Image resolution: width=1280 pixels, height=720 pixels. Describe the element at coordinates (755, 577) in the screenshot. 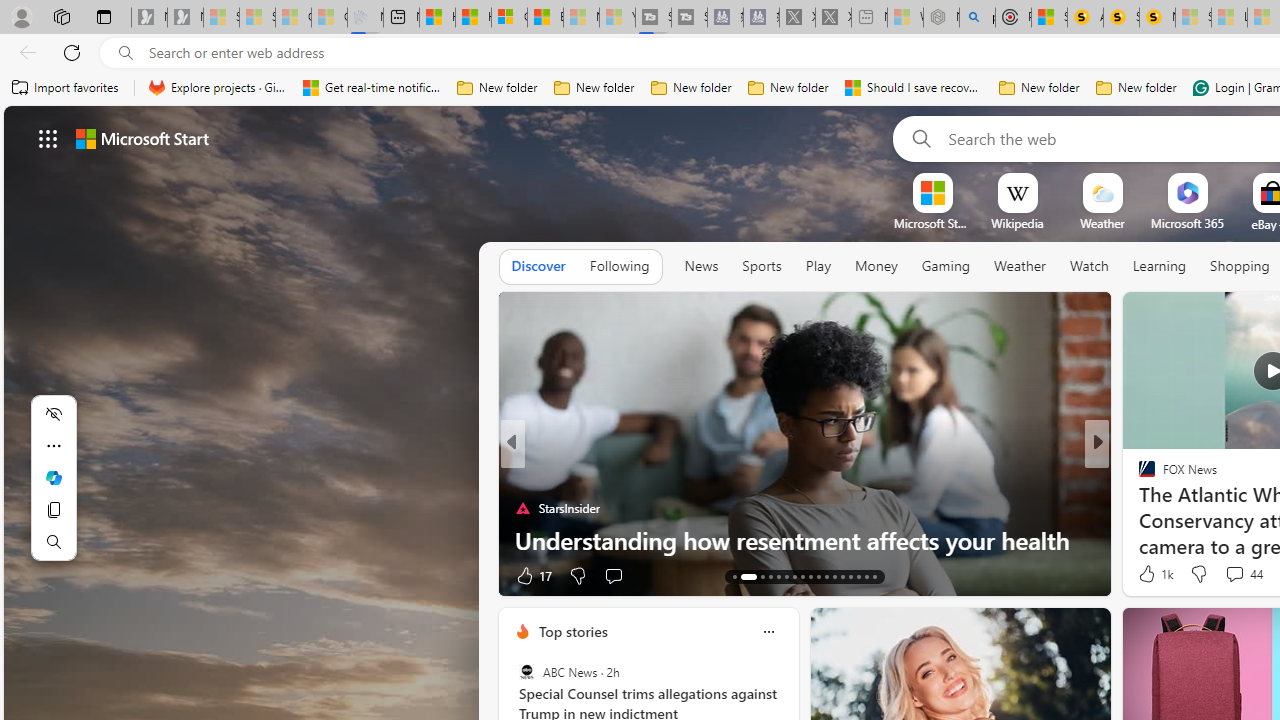

I see `'AutomationID: tab-15'` at that location.